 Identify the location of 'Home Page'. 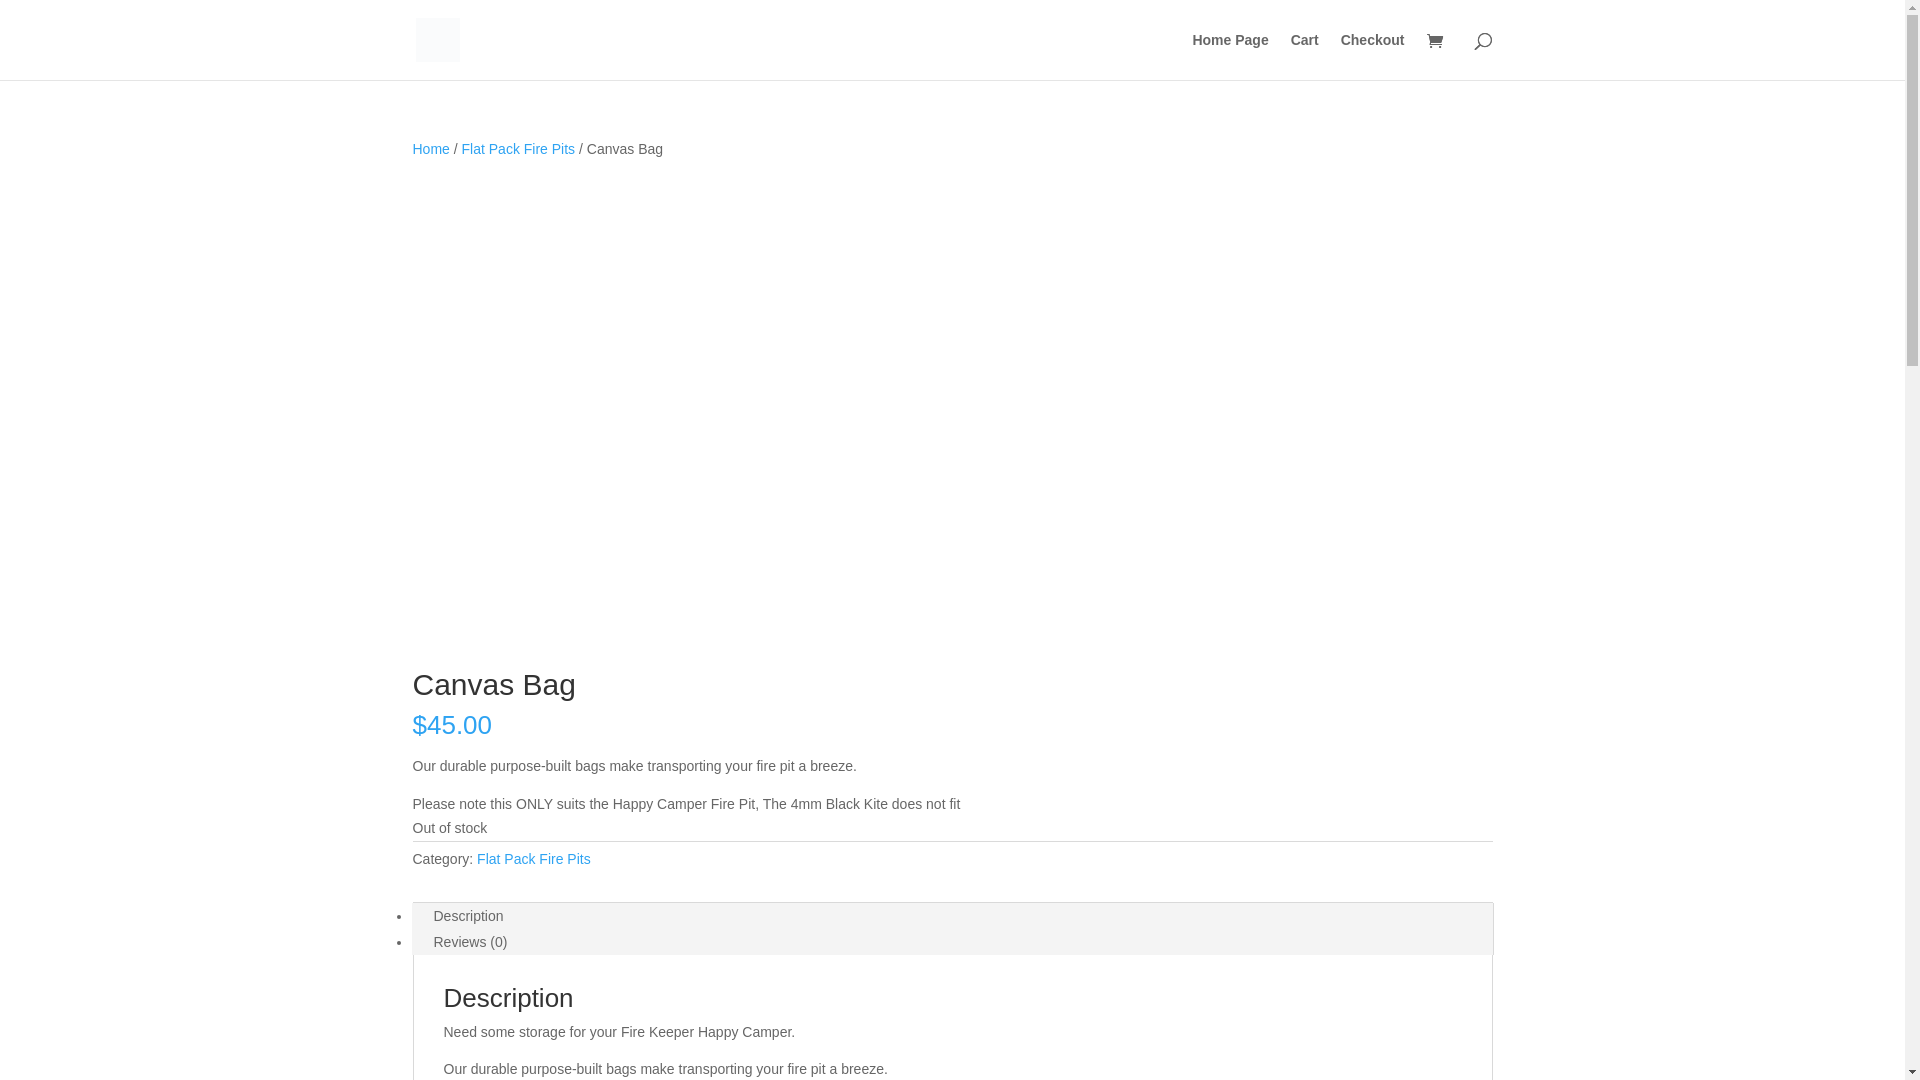
(1228, 55).